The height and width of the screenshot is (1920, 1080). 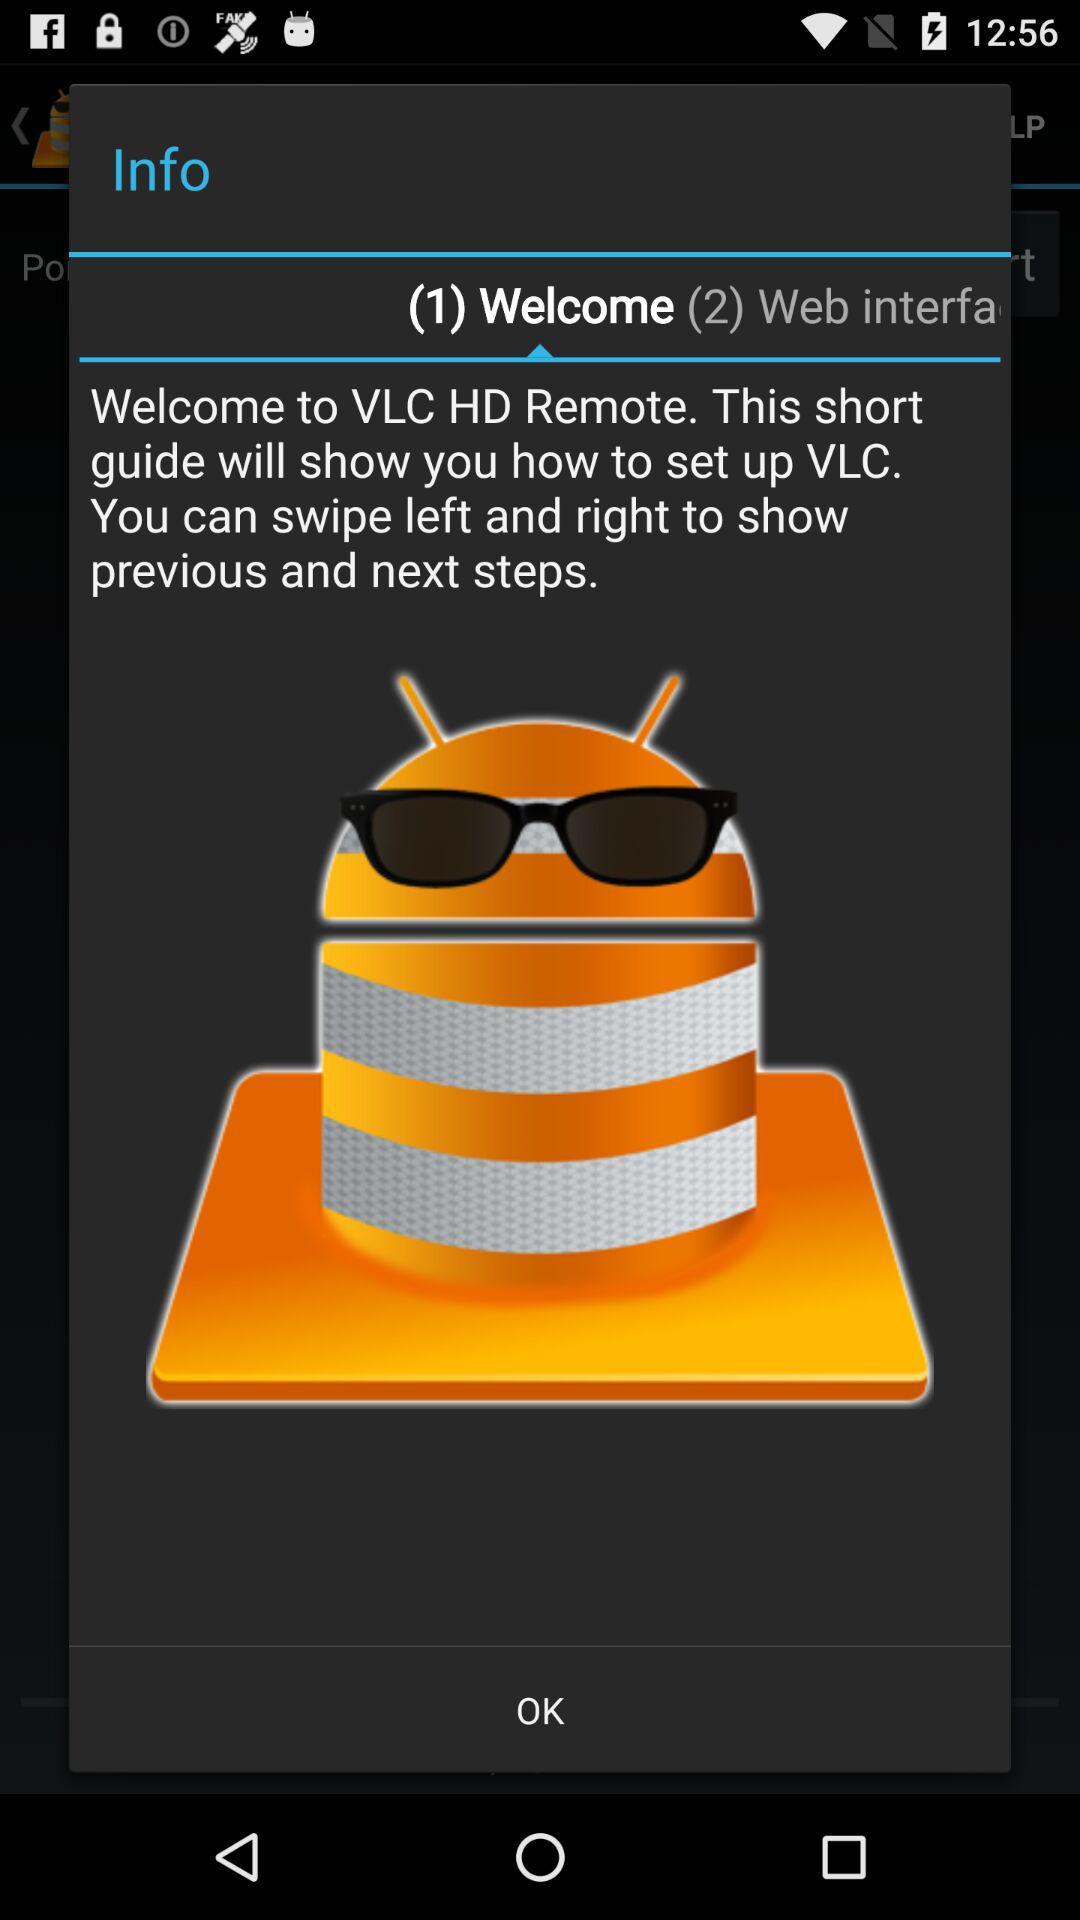 I want to click on the ok button, so click(x=540, y=1708).